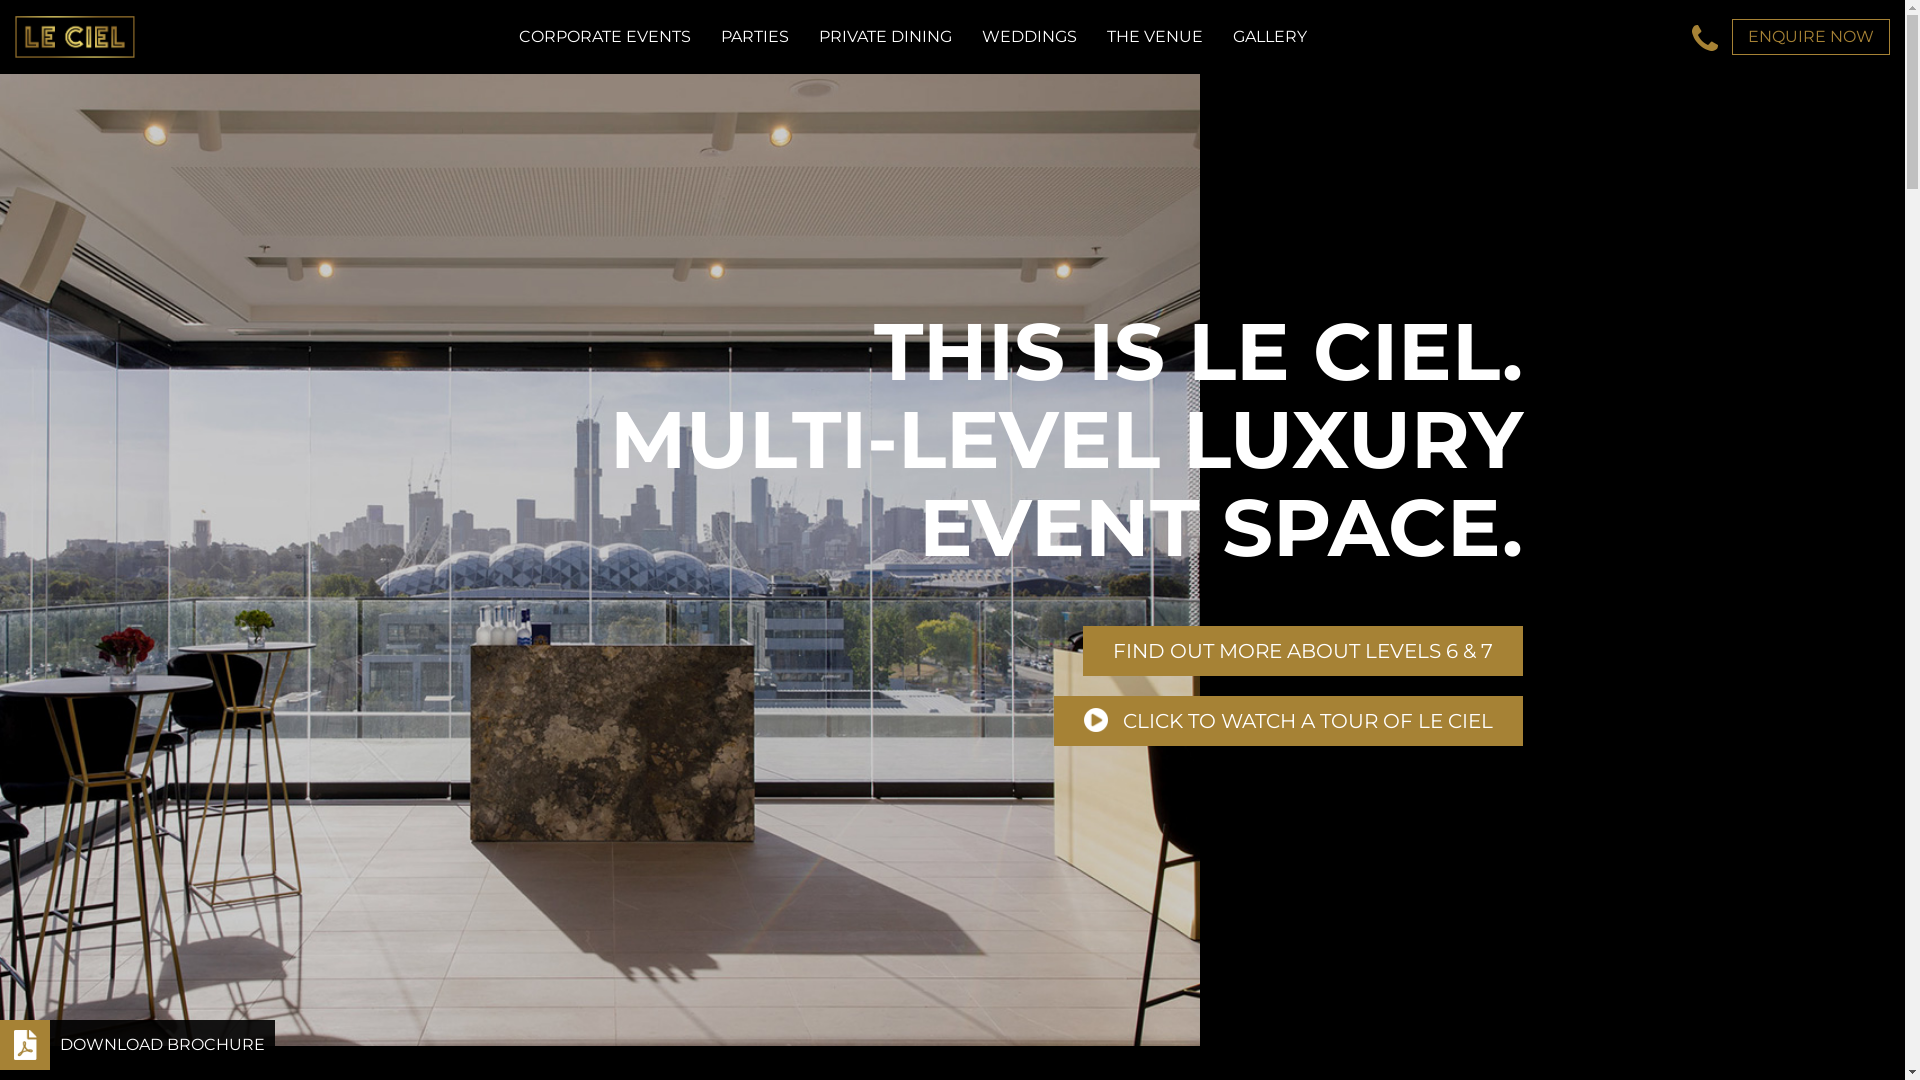 Image resolution: width=1920 pixels, height=1080 pixels. I want to click on 'DOWNLOAD BROCHURE', so click(136, 1044).